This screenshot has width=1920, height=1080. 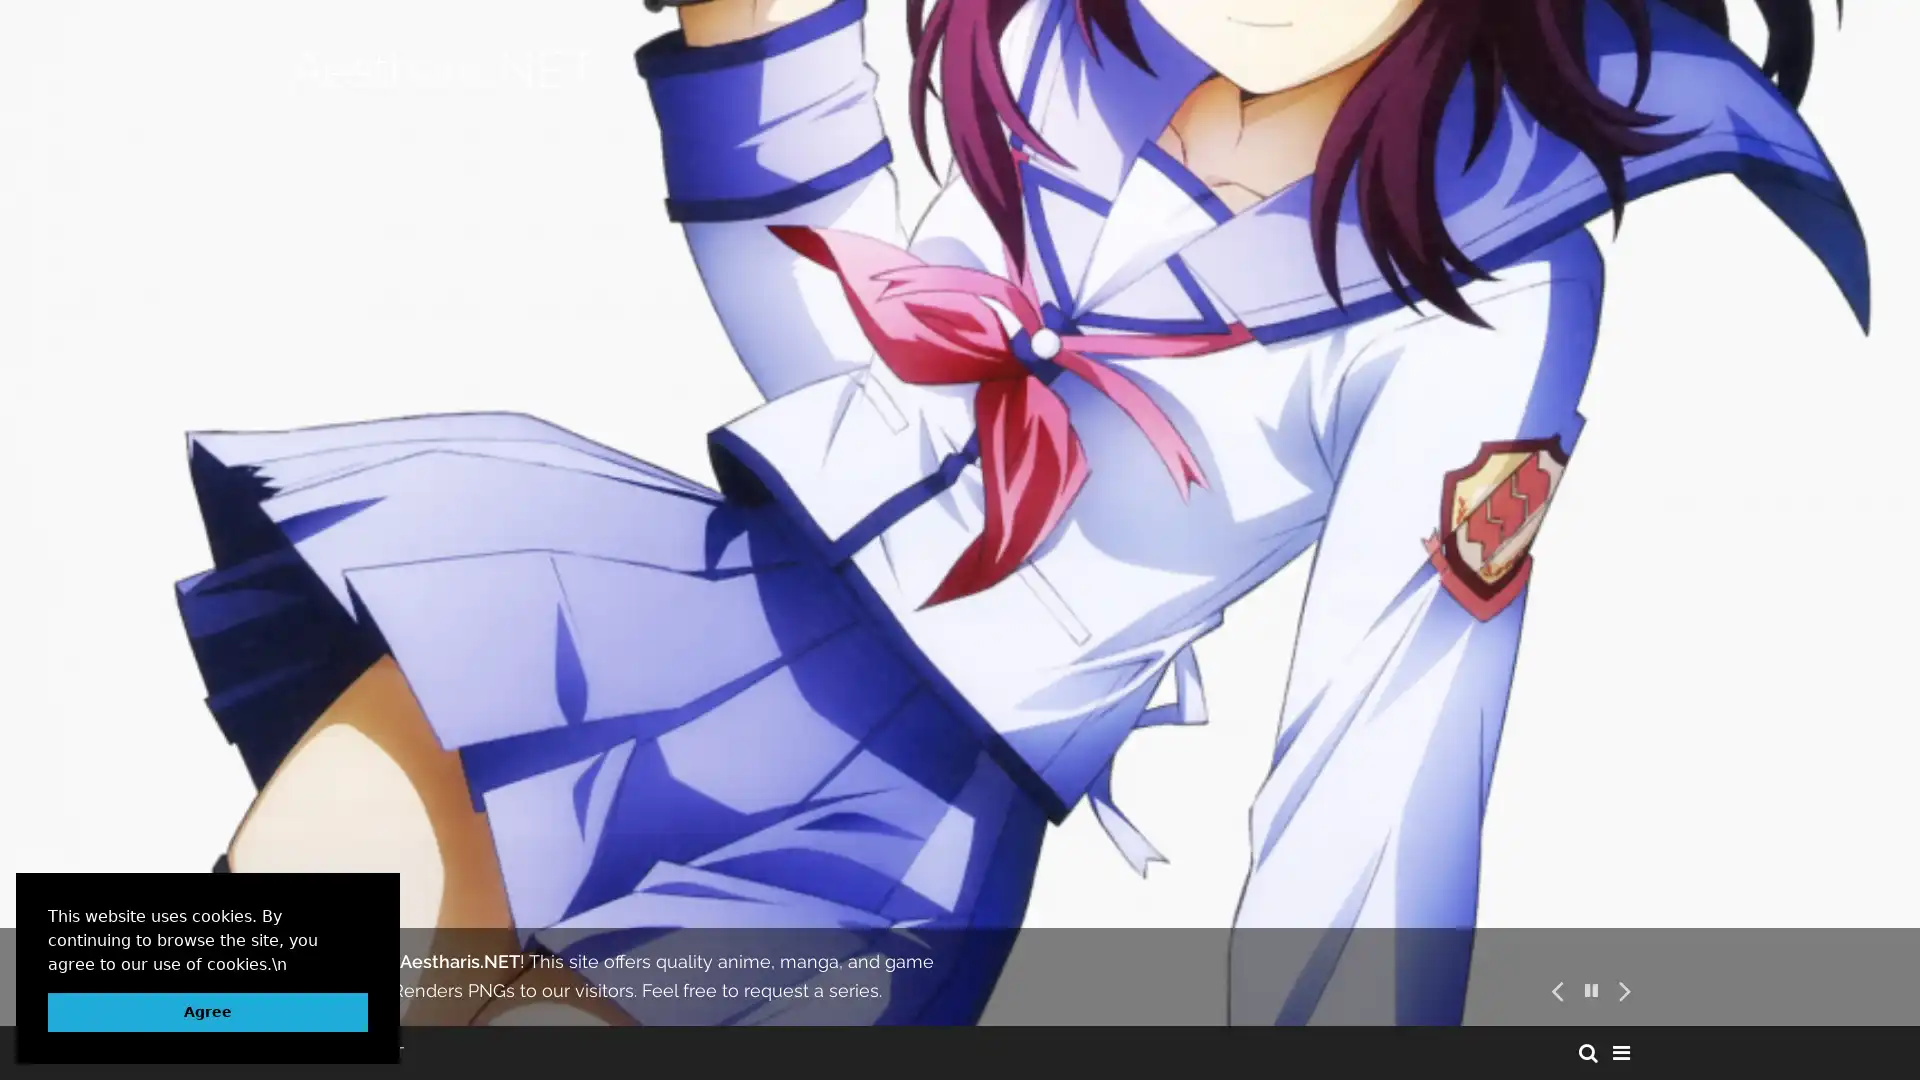 I want to click on dismiss cookie message, so click(x=207, y=1011).